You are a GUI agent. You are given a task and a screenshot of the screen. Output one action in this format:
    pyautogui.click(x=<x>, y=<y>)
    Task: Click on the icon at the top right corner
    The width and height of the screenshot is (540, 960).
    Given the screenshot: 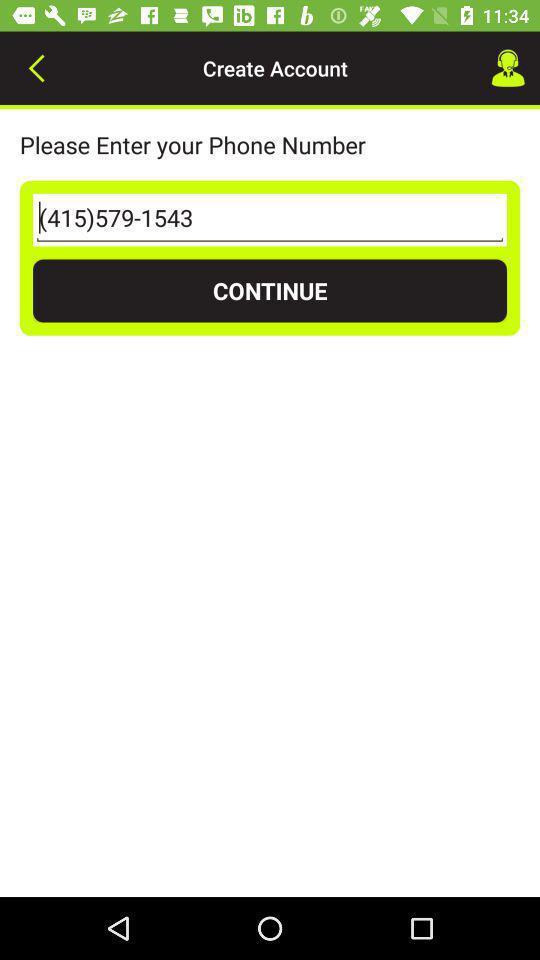 What is the action you would take?
    pyautogui.click(x=508, y=68)
    